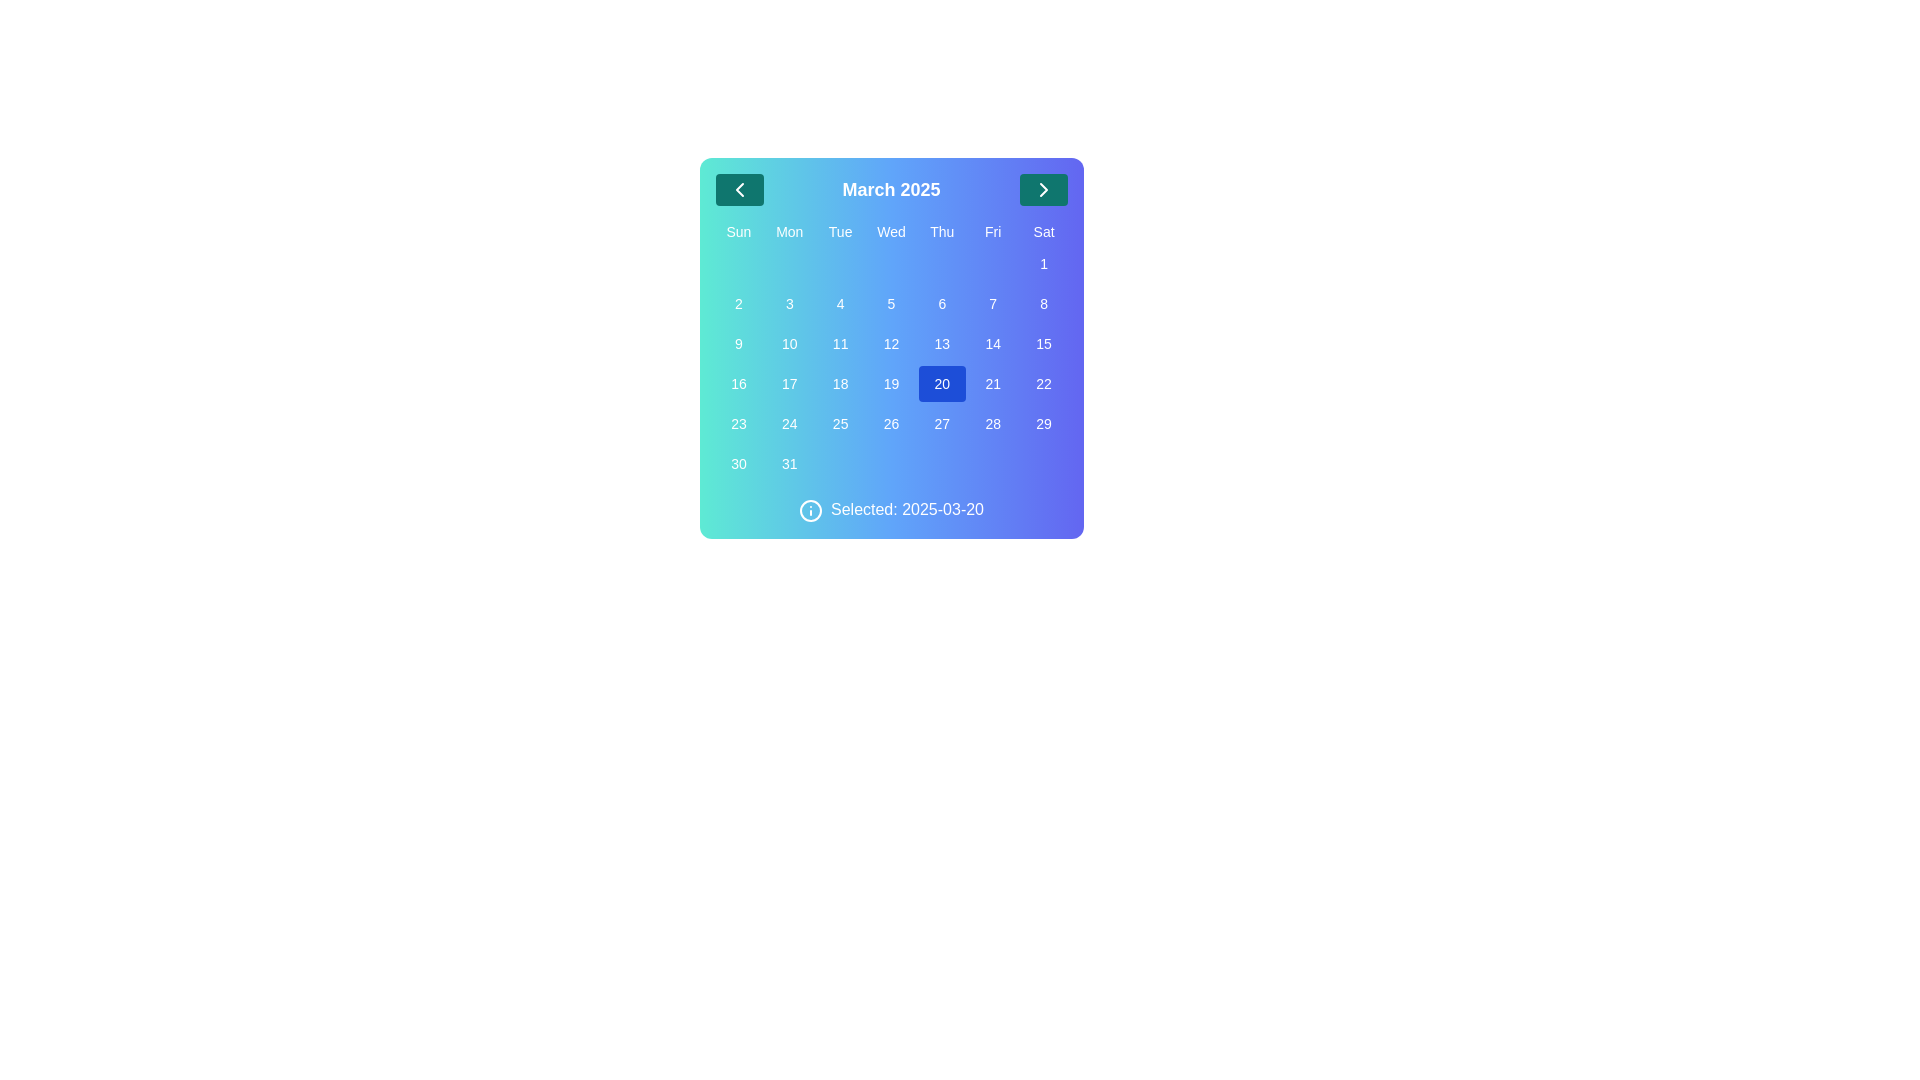 This screenshot has width=1920, height=1080. Describe the element at coordinates (890, 189) in the screenshot. I see `the header text component that displays the current month and year in the calendar interface` at that location.